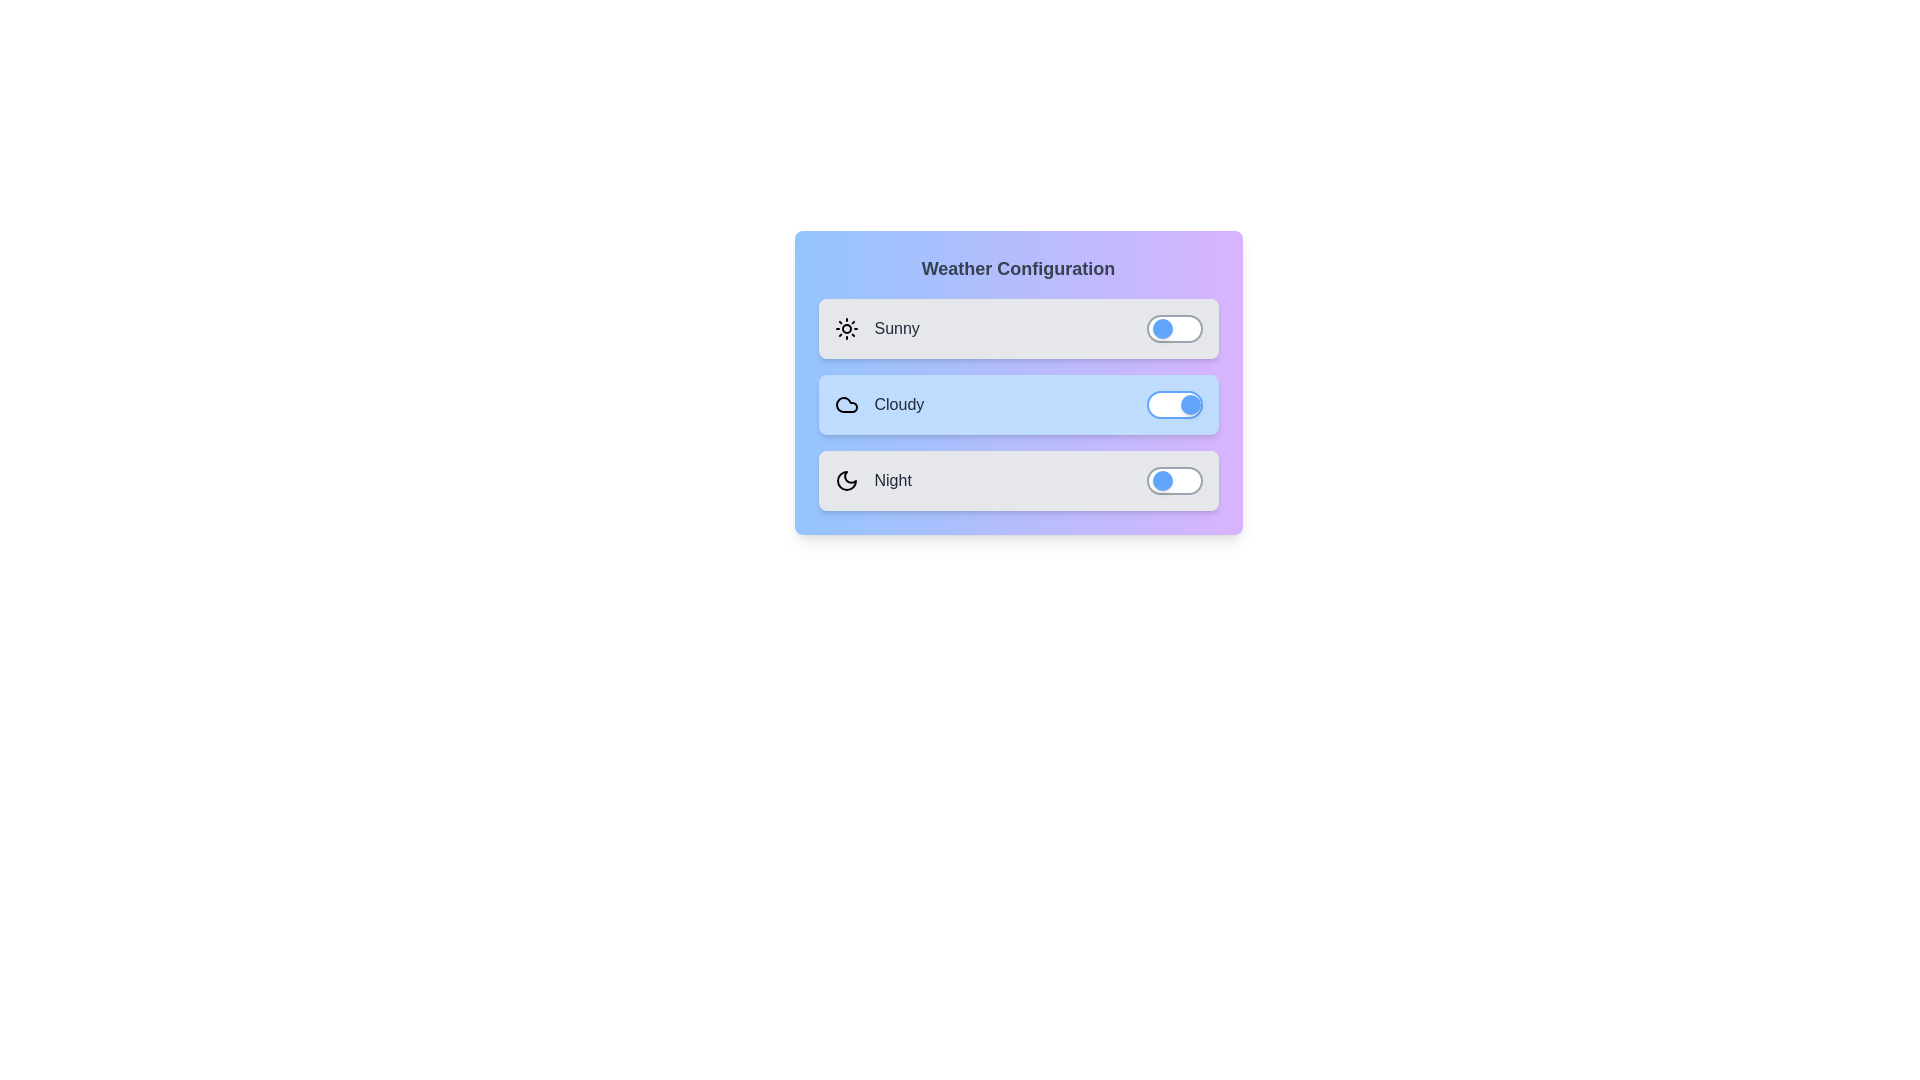 Image resolution: width=1920 pixels, height=1080 pixels. What do you see at coordinates (1018, 268) in the screenshot?
I see `the 'Weather Configuration' title to focus on it` at bounding box center [1018, 268].